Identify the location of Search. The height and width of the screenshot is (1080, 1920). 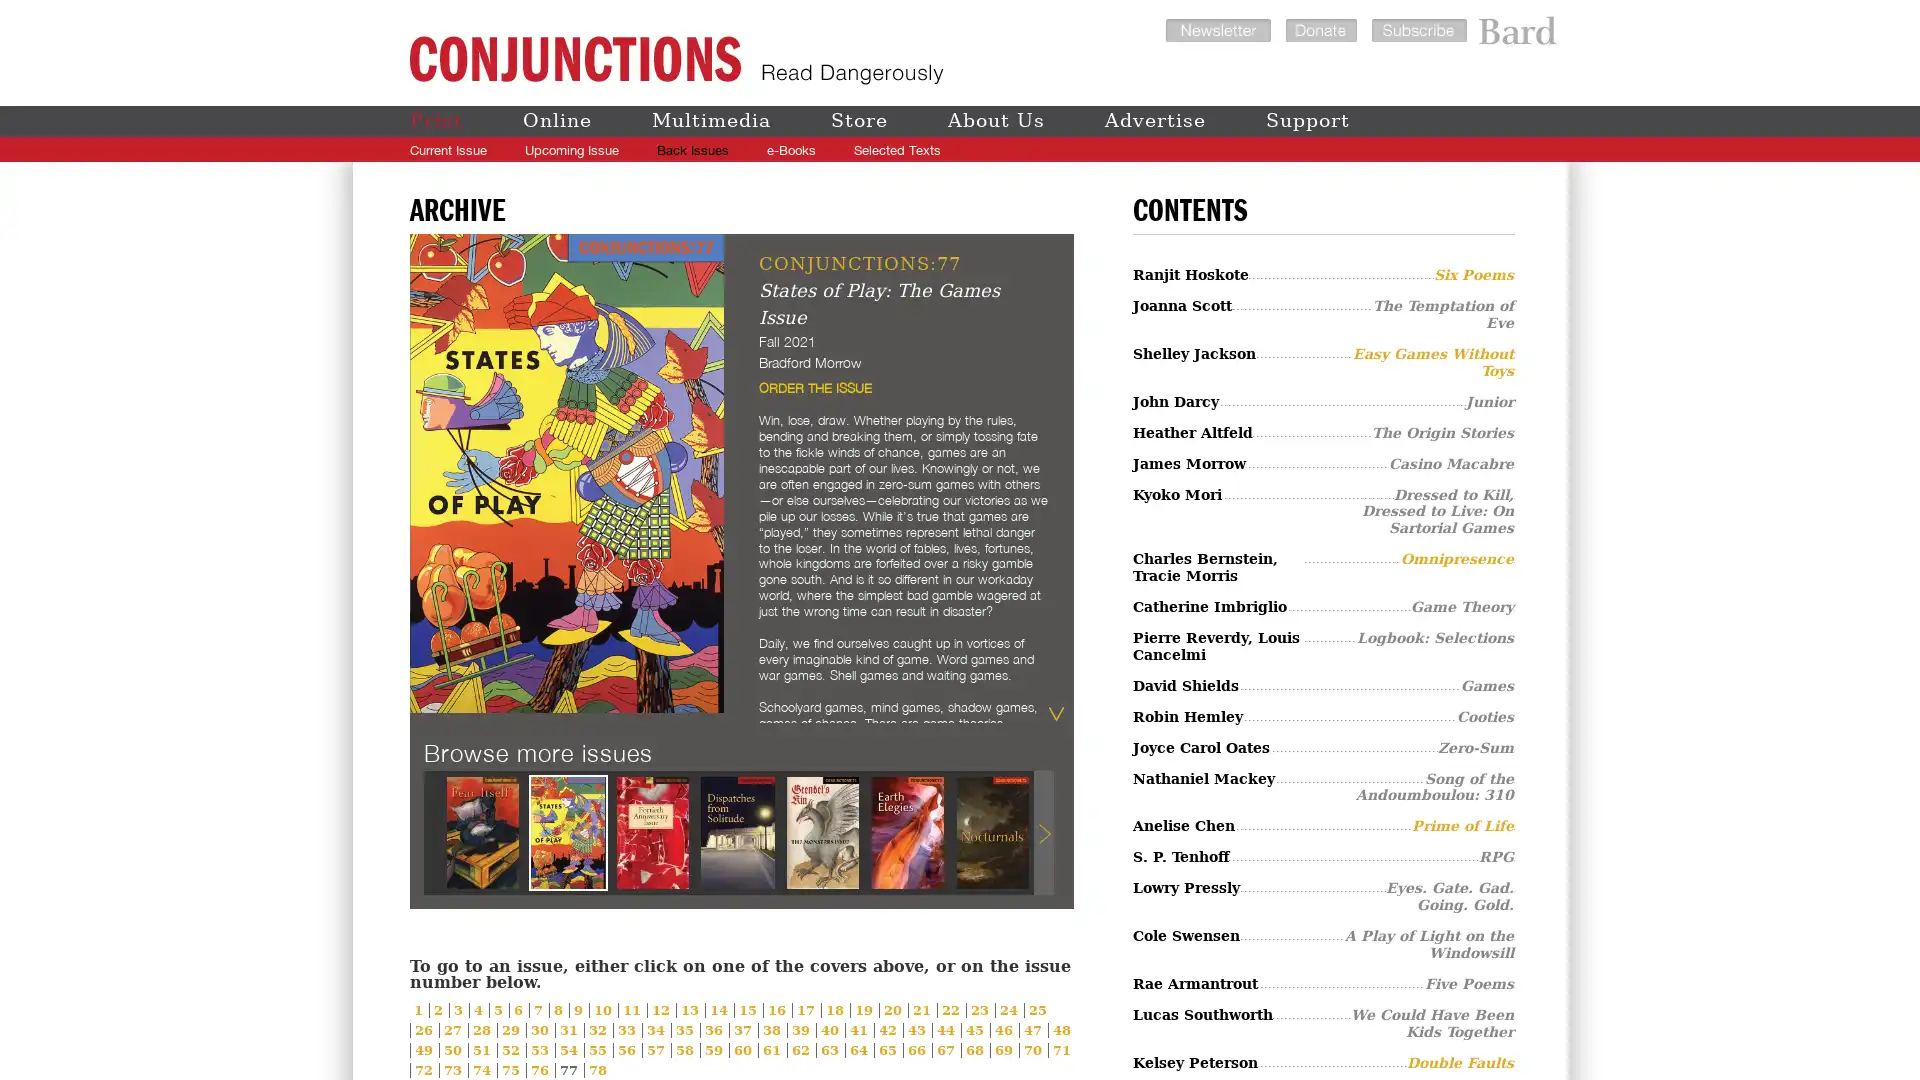
(1503, 149).